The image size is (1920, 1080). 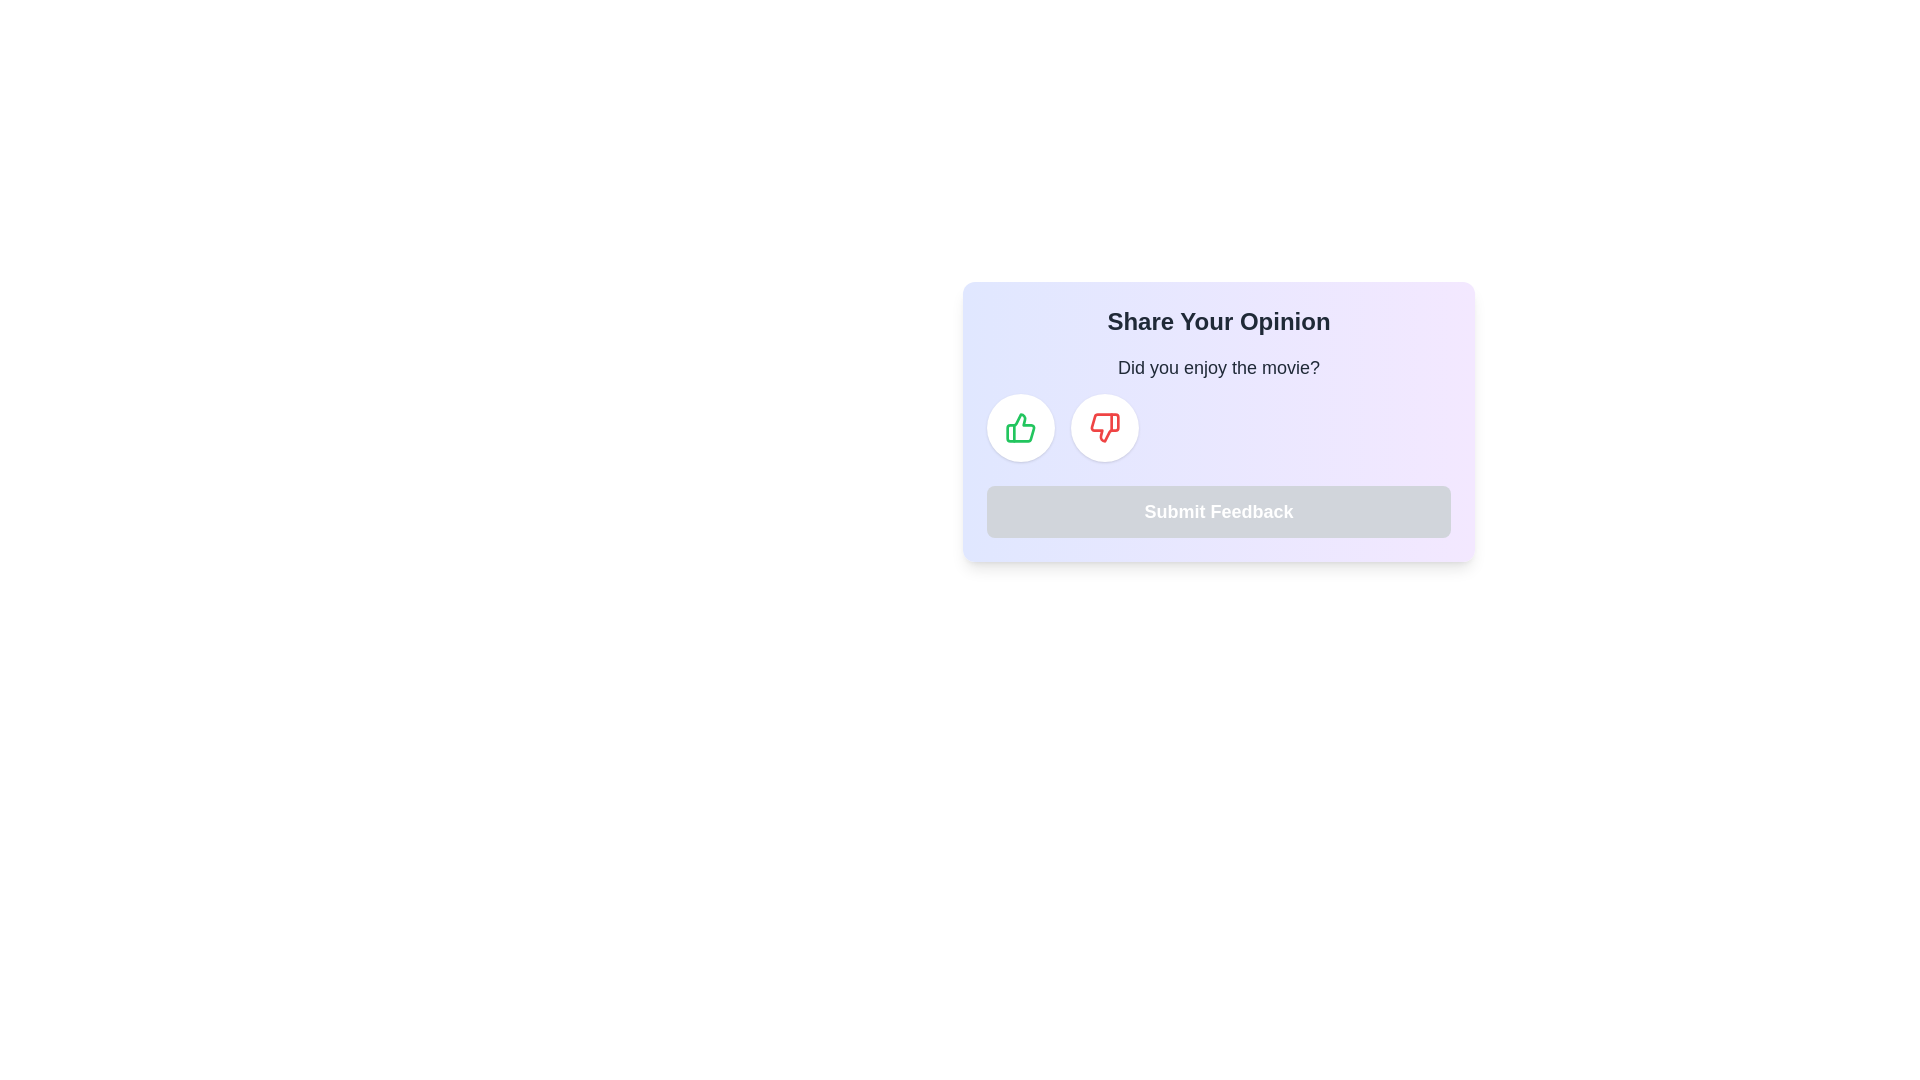 I want to click on the green thumbs-up icon button within the circular button located under the 'Did you enjoy the movie?' section, so click(x=1021, y=427).